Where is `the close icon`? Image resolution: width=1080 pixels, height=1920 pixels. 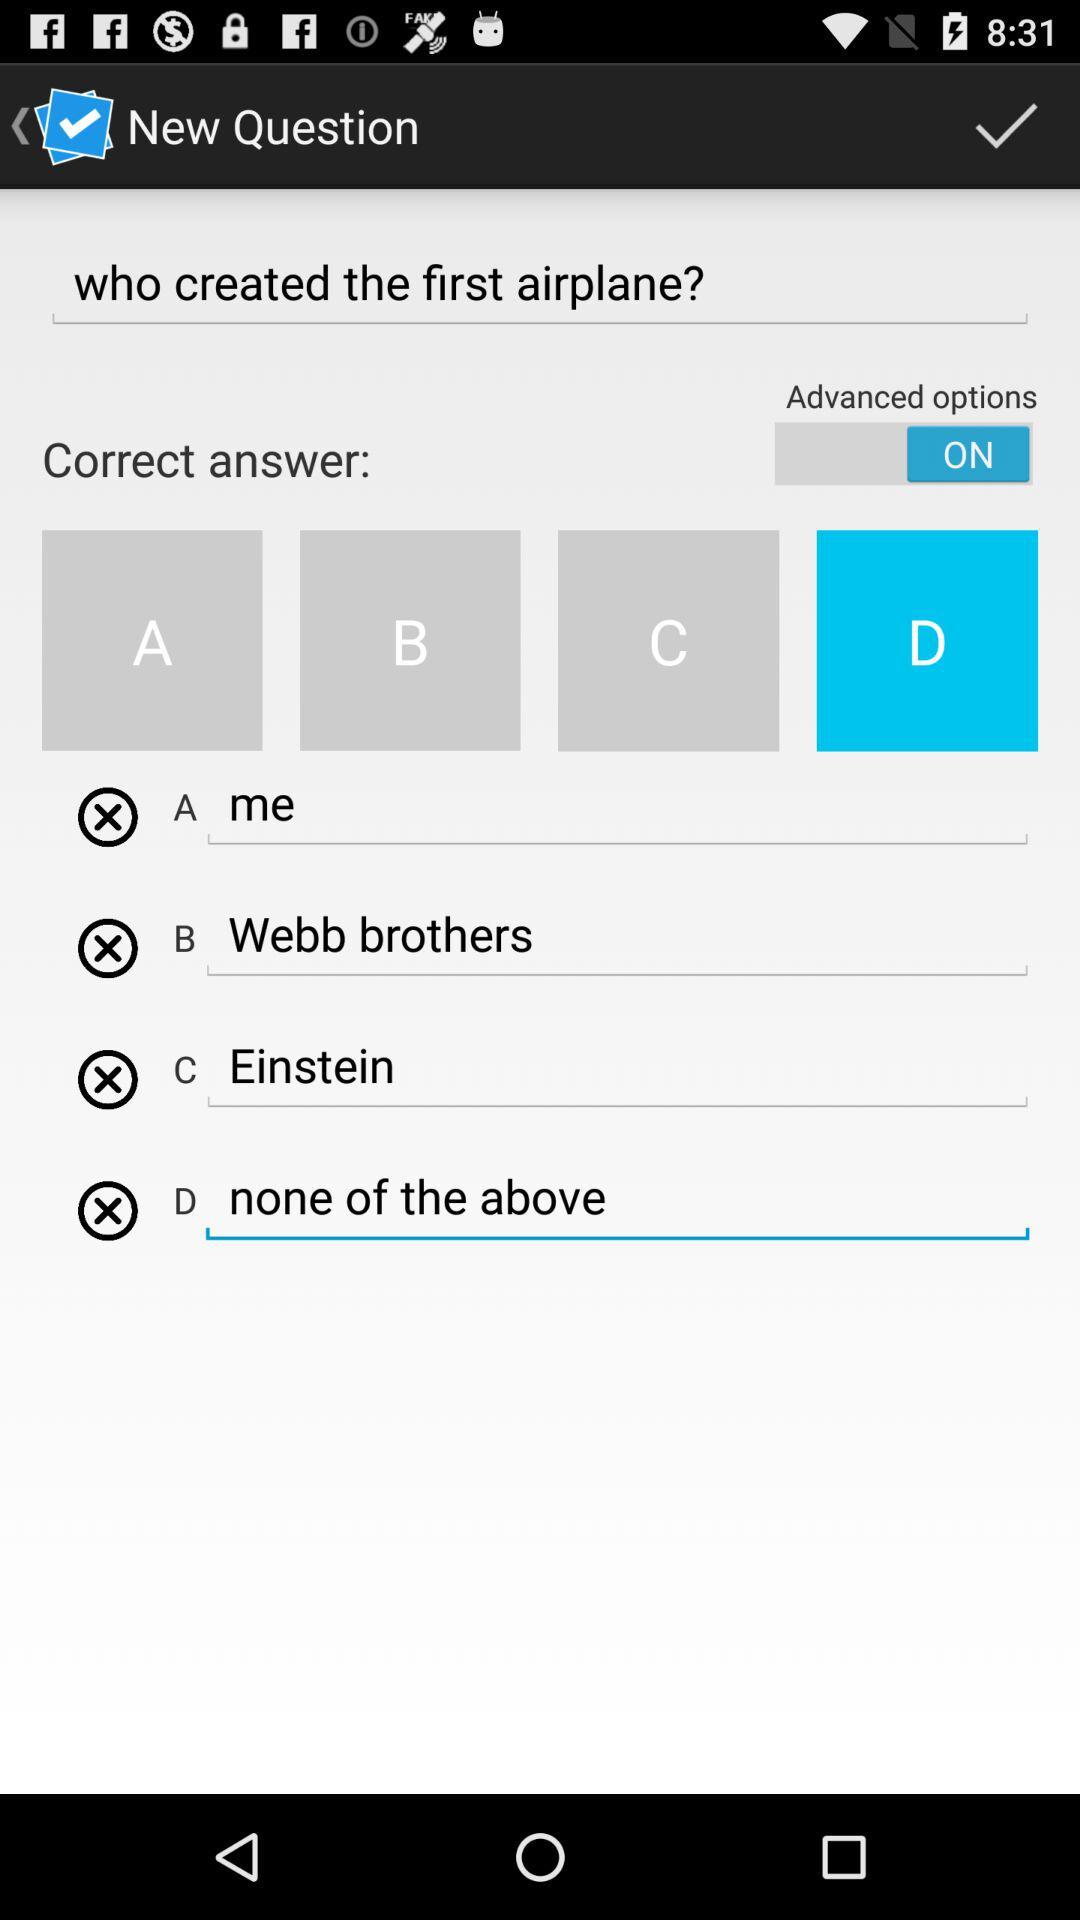 the close icon is located at coordinates (107, 1155).